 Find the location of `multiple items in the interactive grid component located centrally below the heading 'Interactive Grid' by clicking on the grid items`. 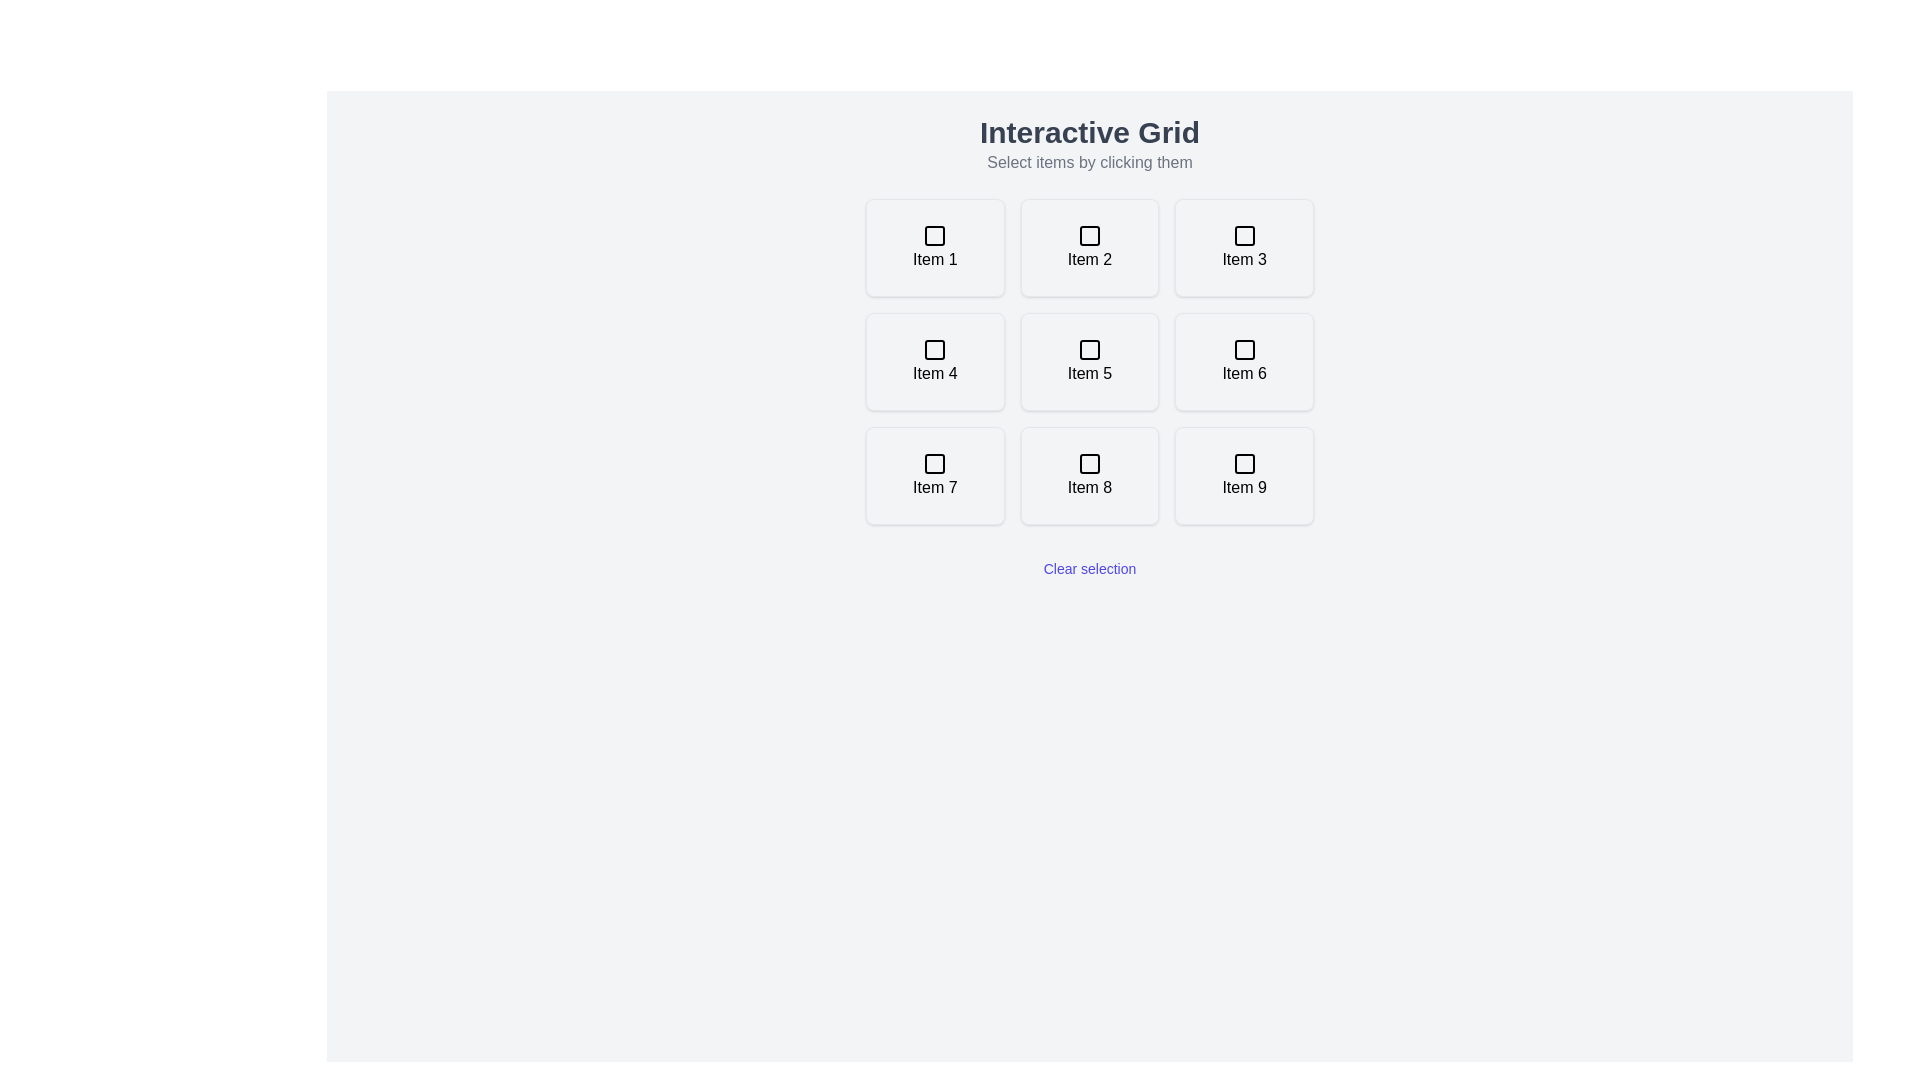

multiple items in the interactive grid component located centrally below the heading 'Interactive Grid' by clicking on the grid items is located at coordinates (1088, 362).